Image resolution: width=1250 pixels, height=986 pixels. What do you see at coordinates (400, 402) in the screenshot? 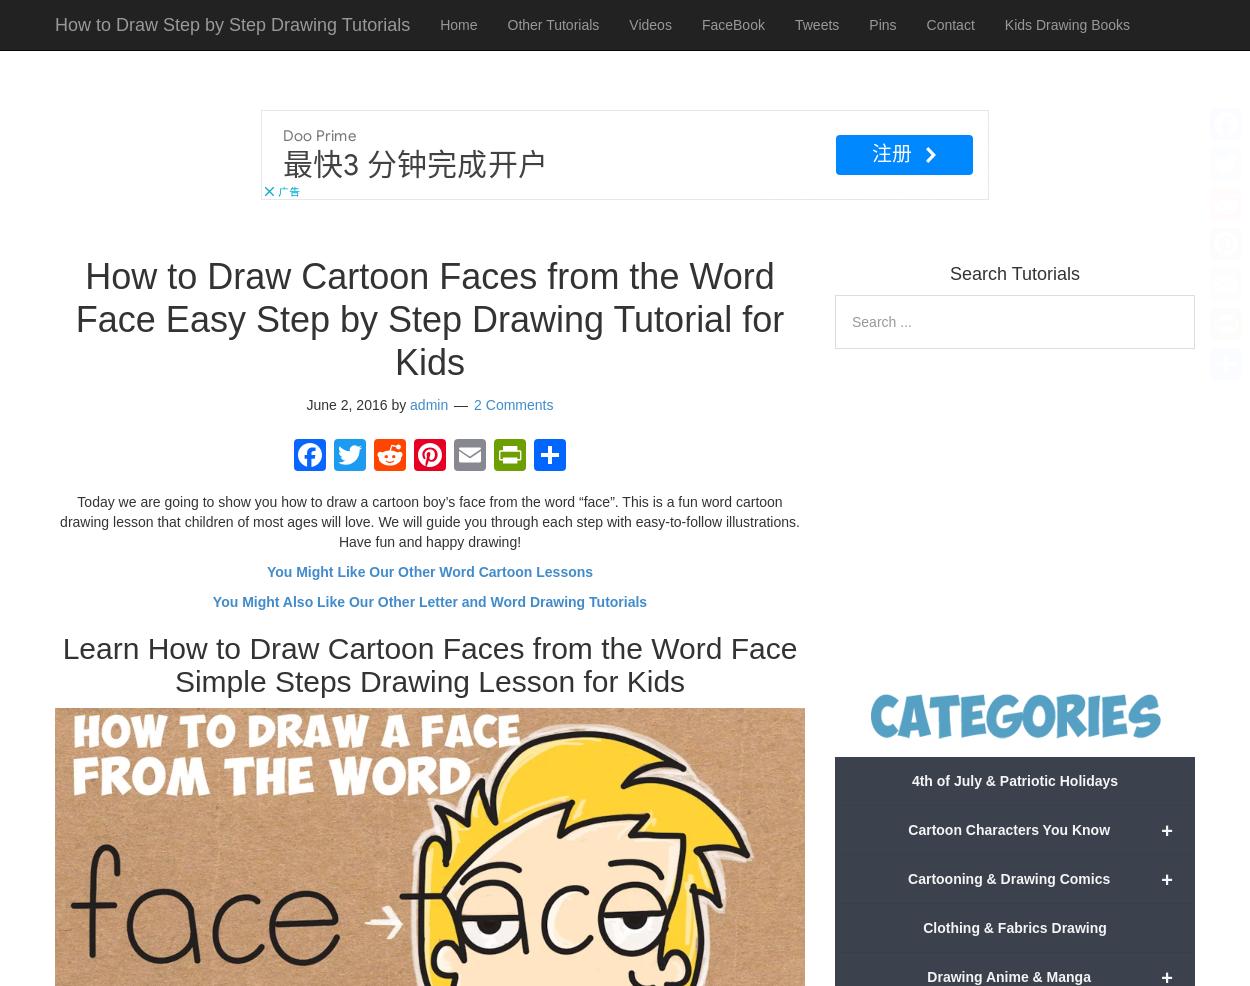
I see `'by'` at bounding box center [400, 402].